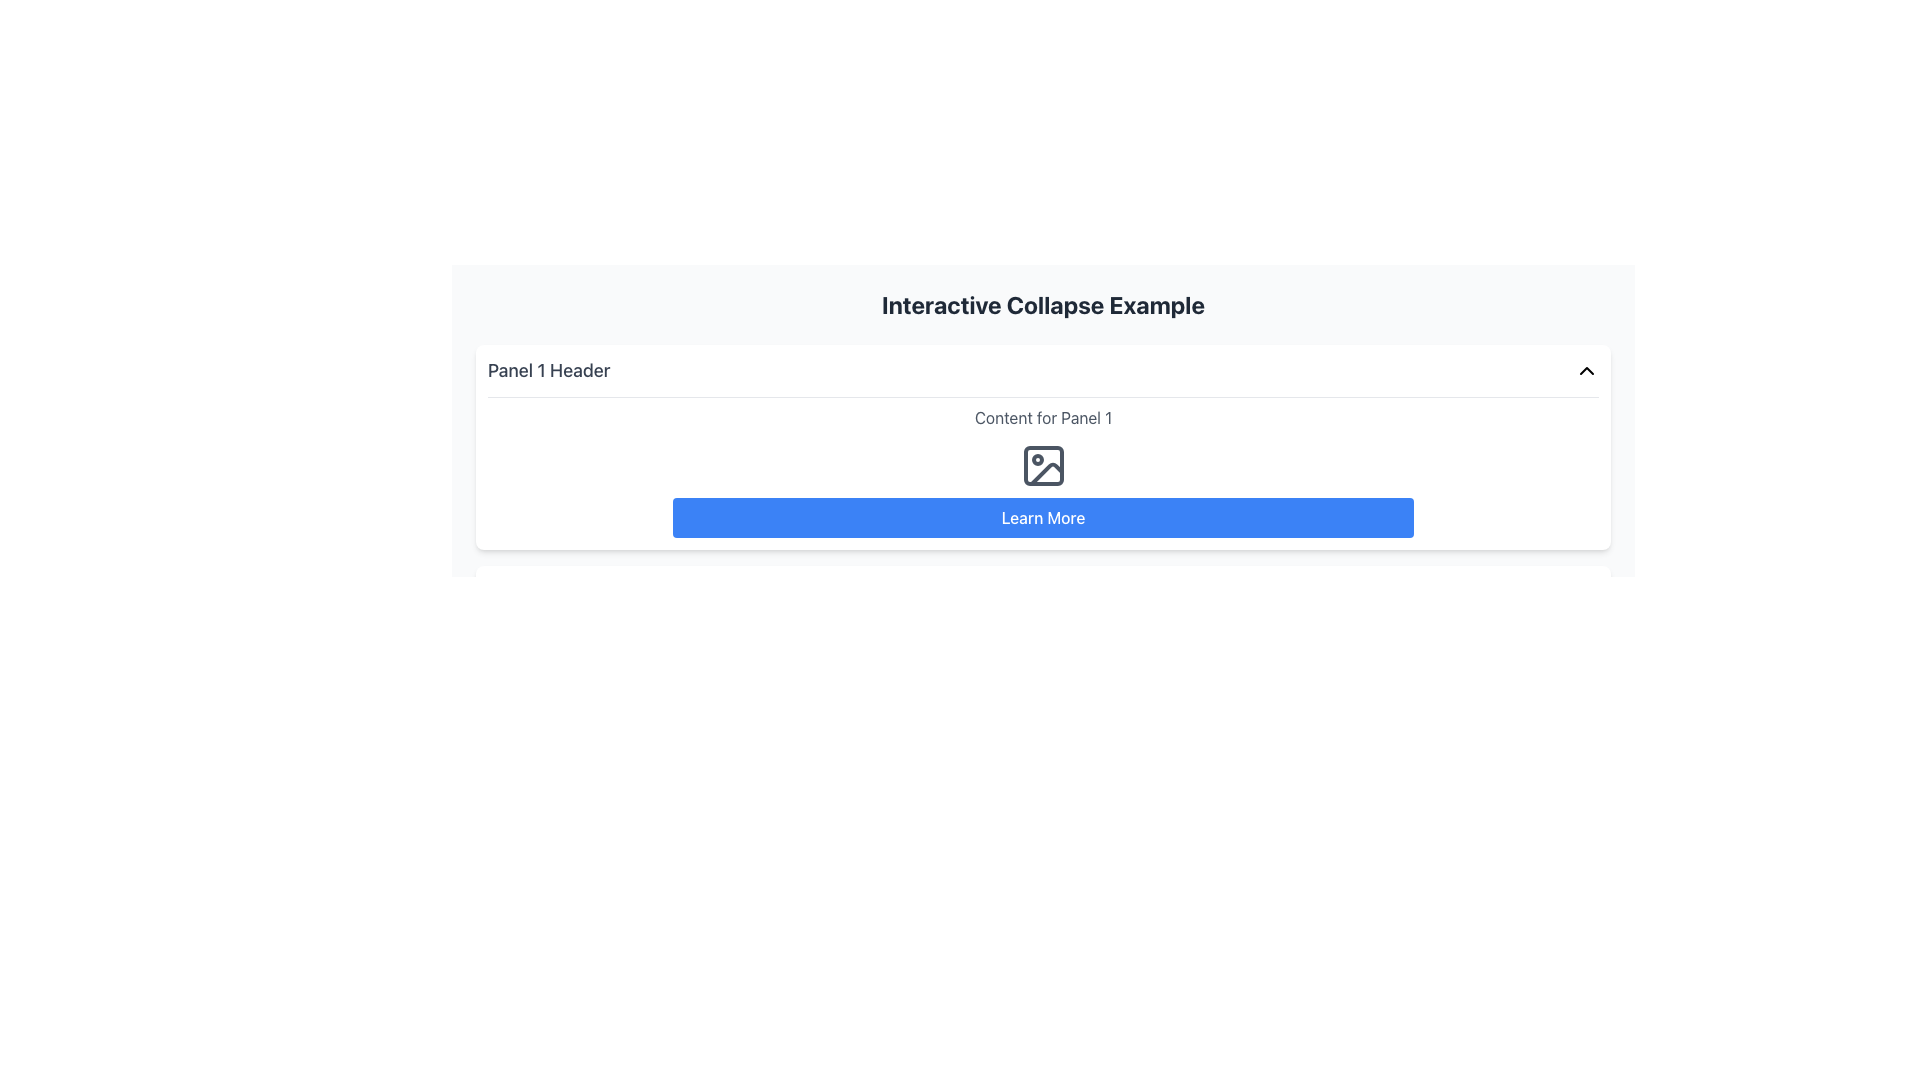  I want to click on the 'Learn More' button with rounded corners and a blue background, so click(1042, 516).